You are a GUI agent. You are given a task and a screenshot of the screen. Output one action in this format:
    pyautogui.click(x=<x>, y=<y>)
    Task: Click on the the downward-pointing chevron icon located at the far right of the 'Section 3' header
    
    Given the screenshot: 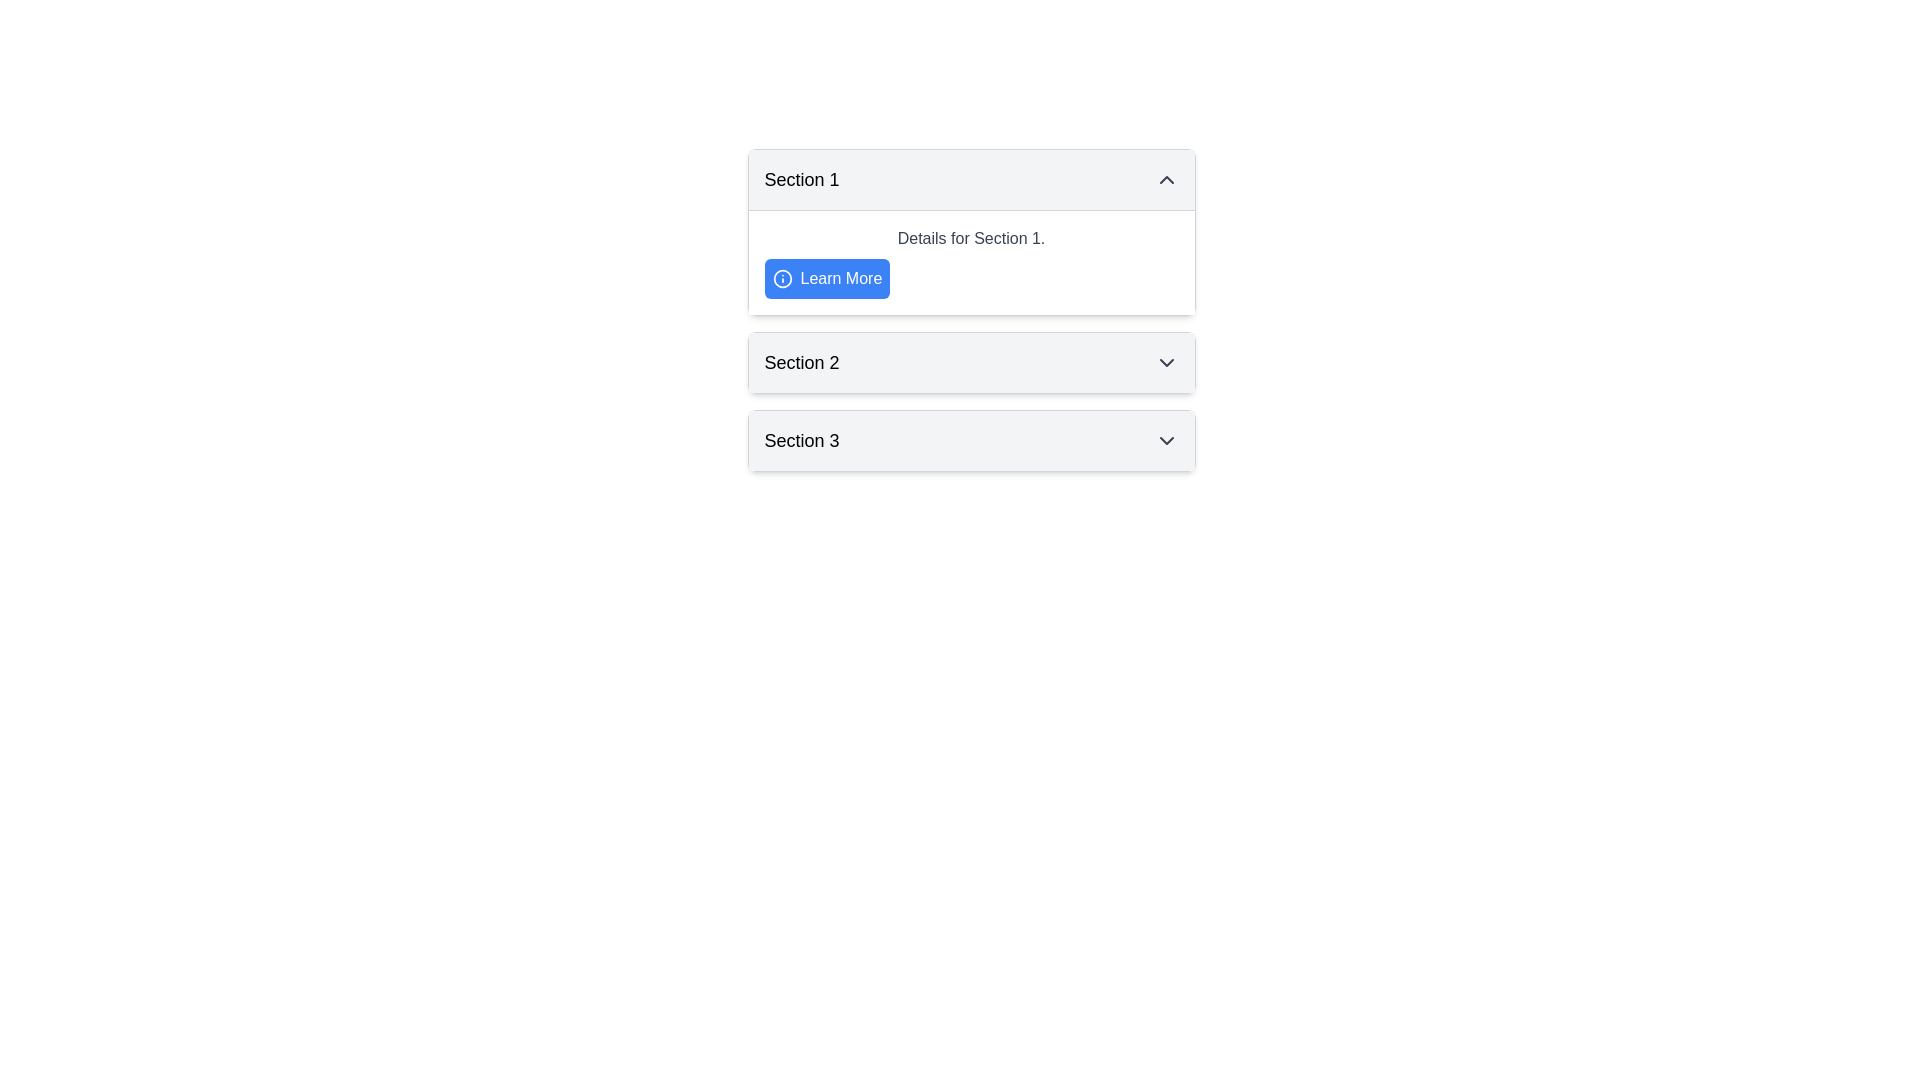 What is the action you would take?
    pyautogui.click(x=1166, y=439)
    